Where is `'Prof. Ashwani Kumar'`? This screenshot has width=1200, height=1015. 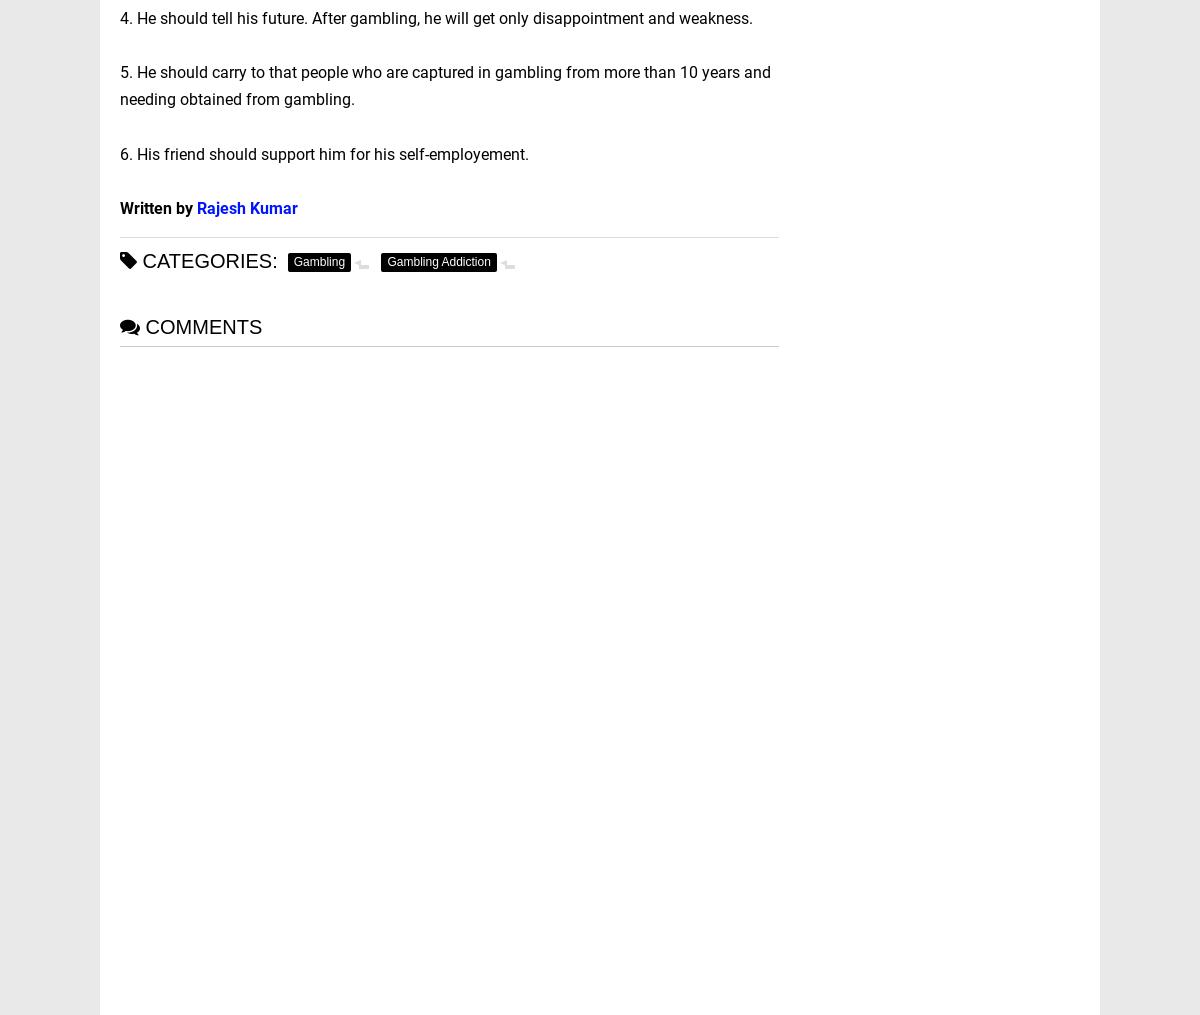 'Prof. Ashwani Kumar' is located at coordinates (215, 725).